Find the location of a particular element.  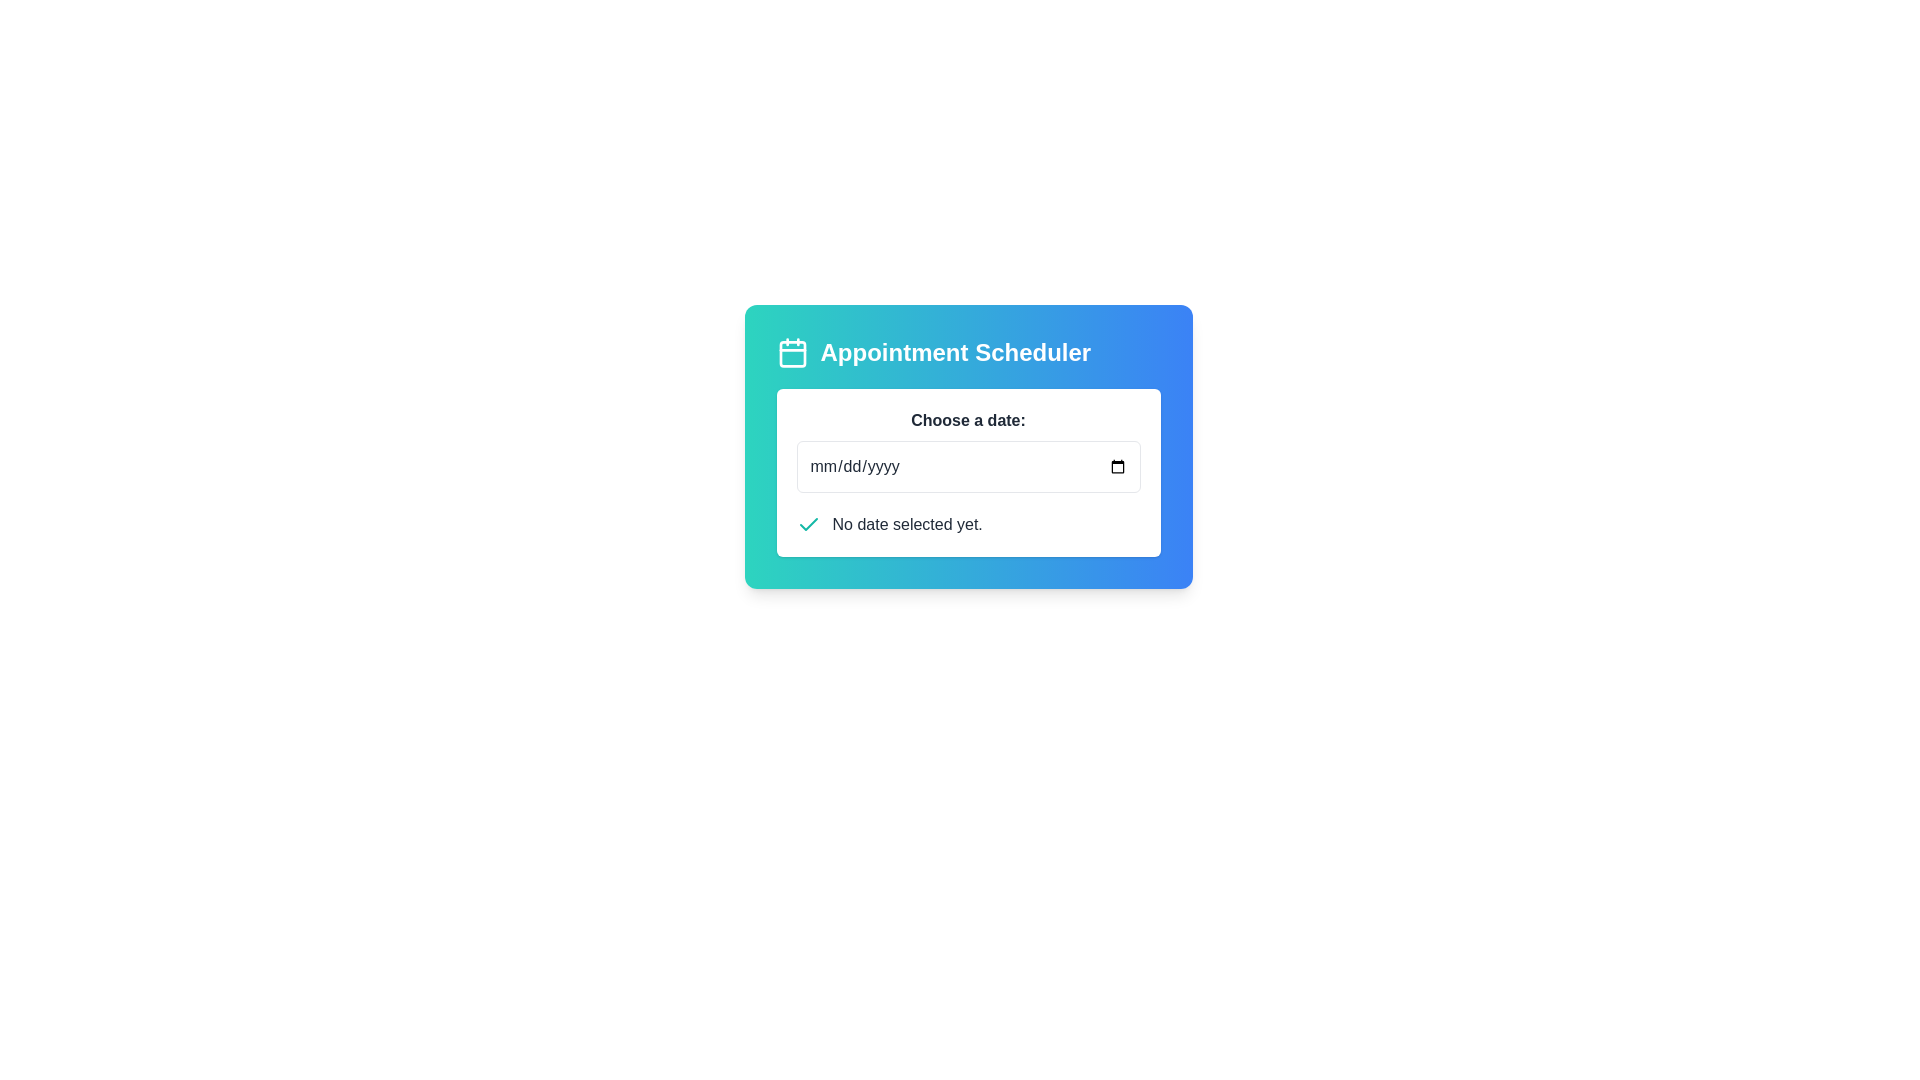

the Text label that indicates no date has been chosen yet, which is located to the right of a green checkmark icon in the date selection widget is located at coordinates (906, 523).